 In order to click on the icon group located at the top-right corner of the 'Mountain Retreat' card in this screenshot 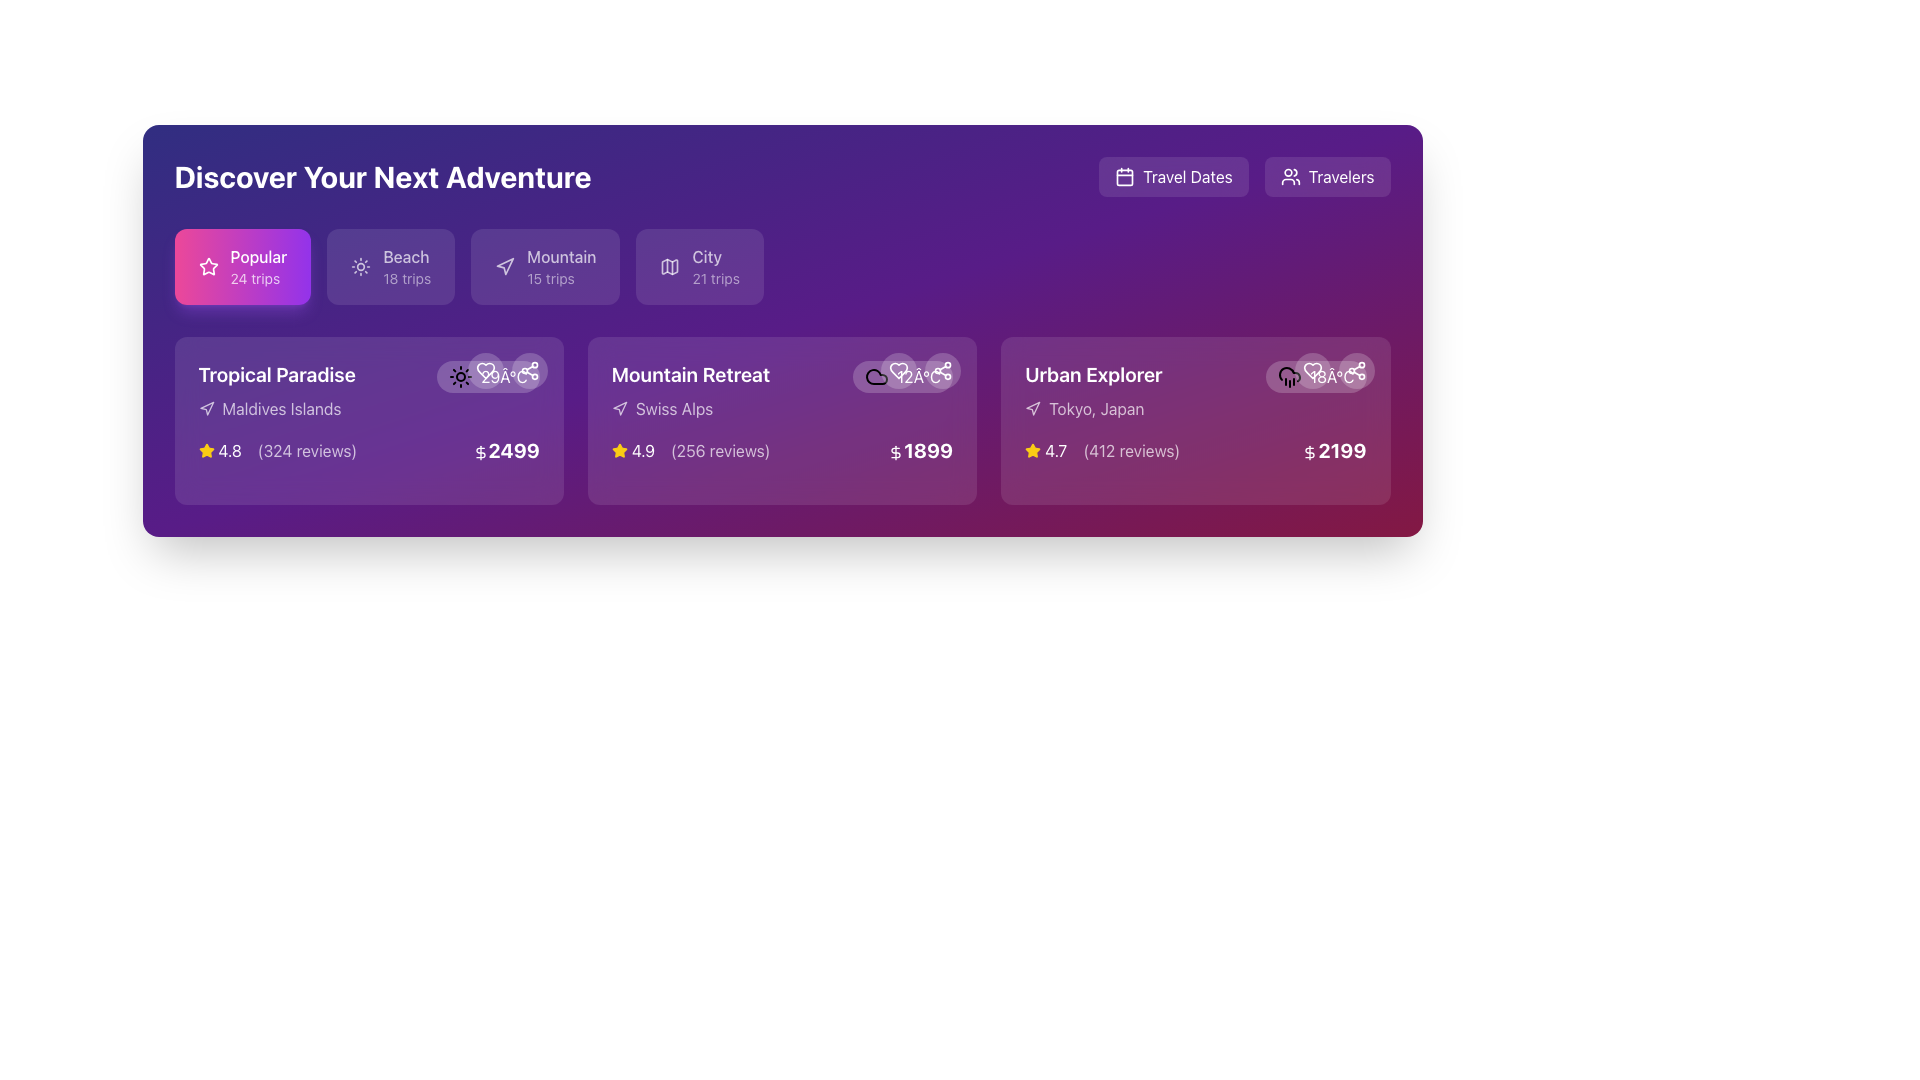, I will do `click(920, 370)`.